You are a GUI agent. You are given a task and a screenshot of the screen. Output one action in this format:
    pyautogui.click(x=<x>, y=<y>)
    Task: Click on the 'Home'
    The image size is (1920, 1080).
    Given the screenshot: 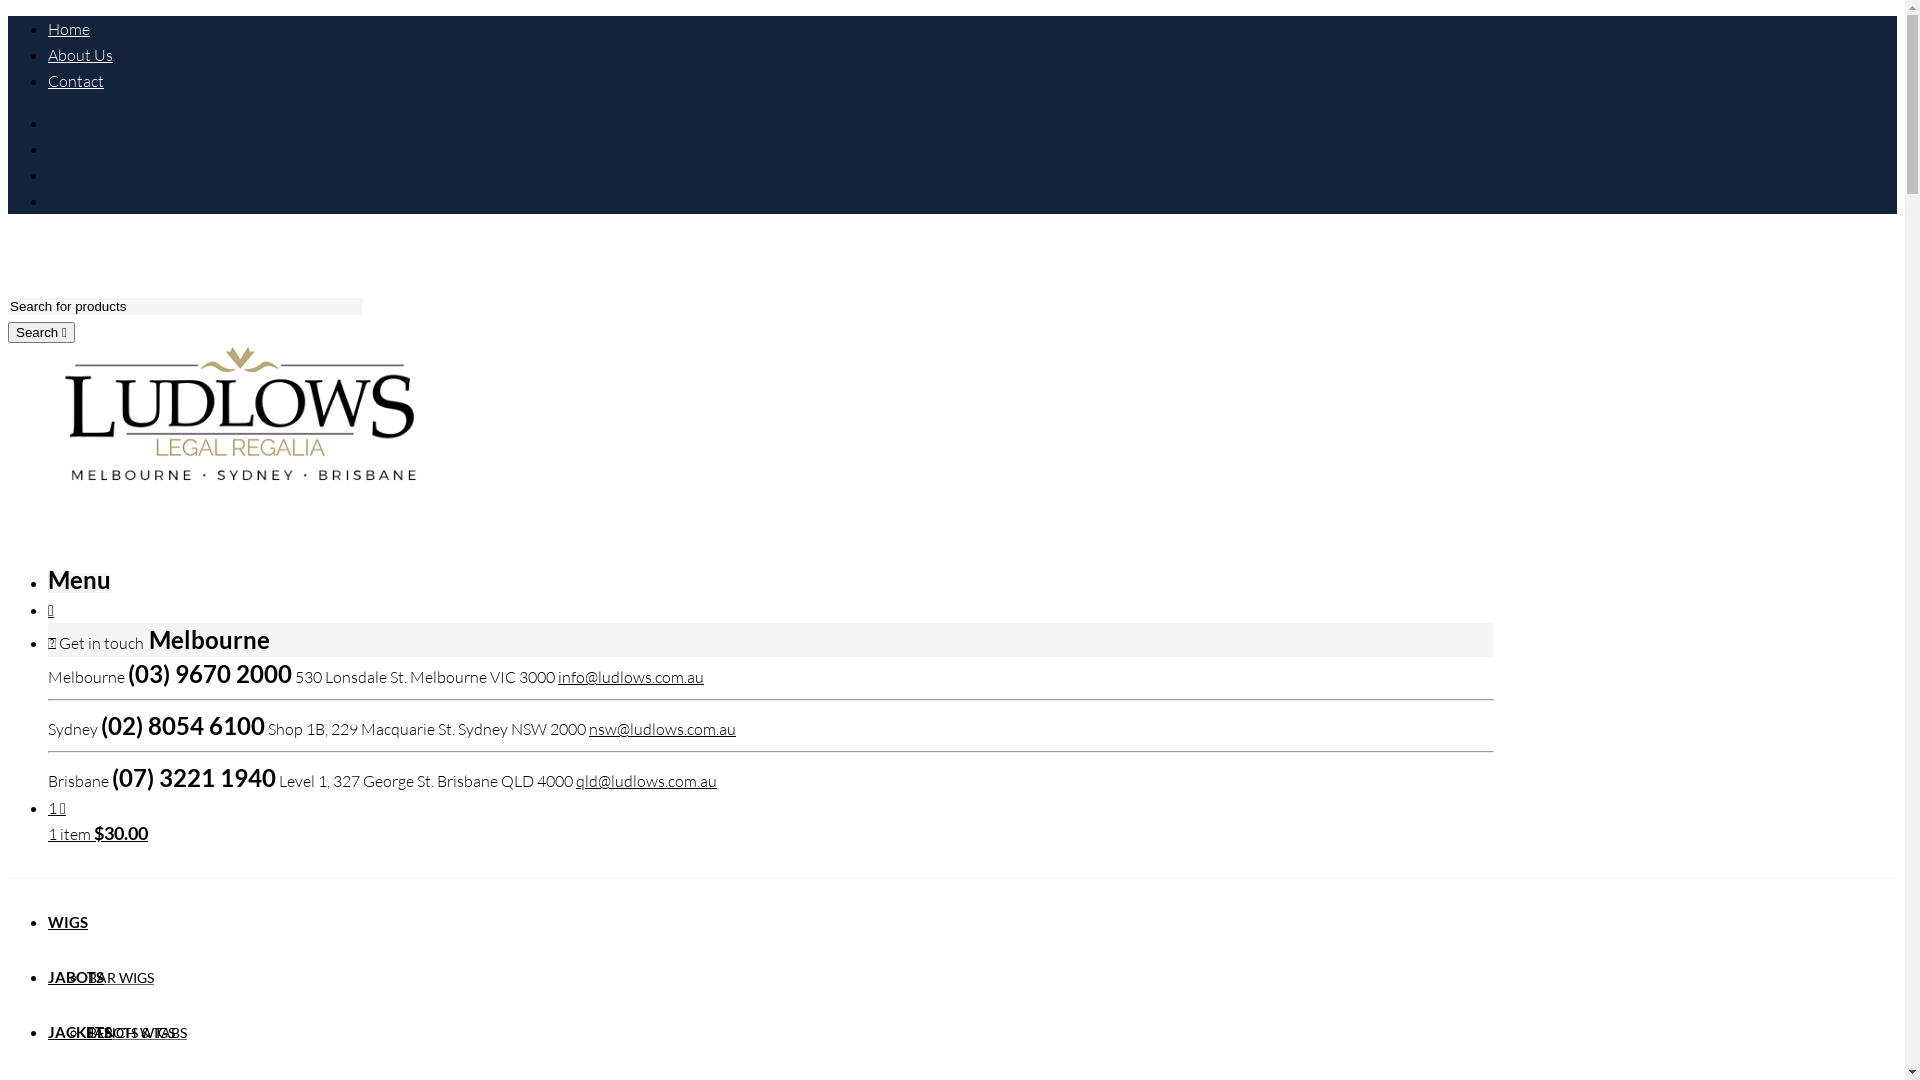 What is the action you would take?
    pyautogui.click(x=68, y=29)
    